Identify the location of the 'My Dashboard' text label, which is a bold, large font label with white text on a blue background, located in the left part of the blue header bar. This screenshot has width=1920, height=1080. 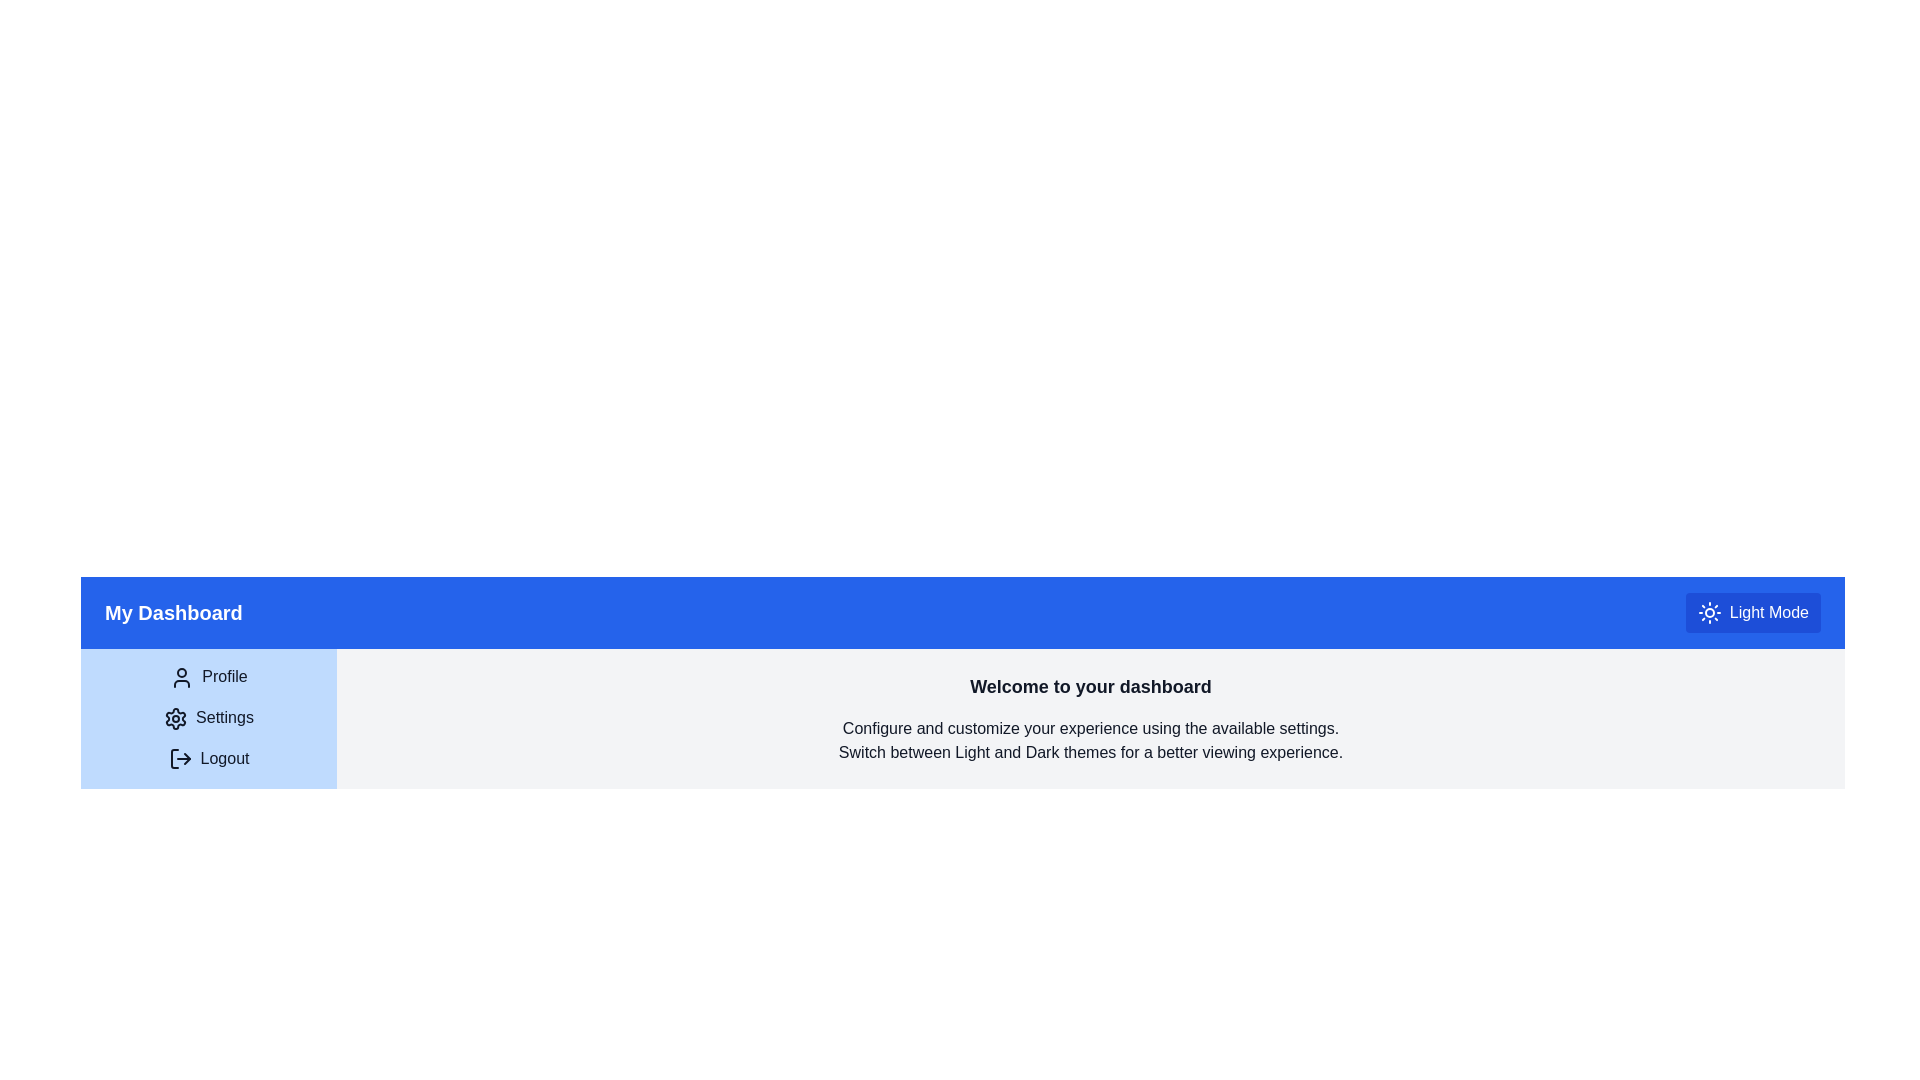
(173, 612).